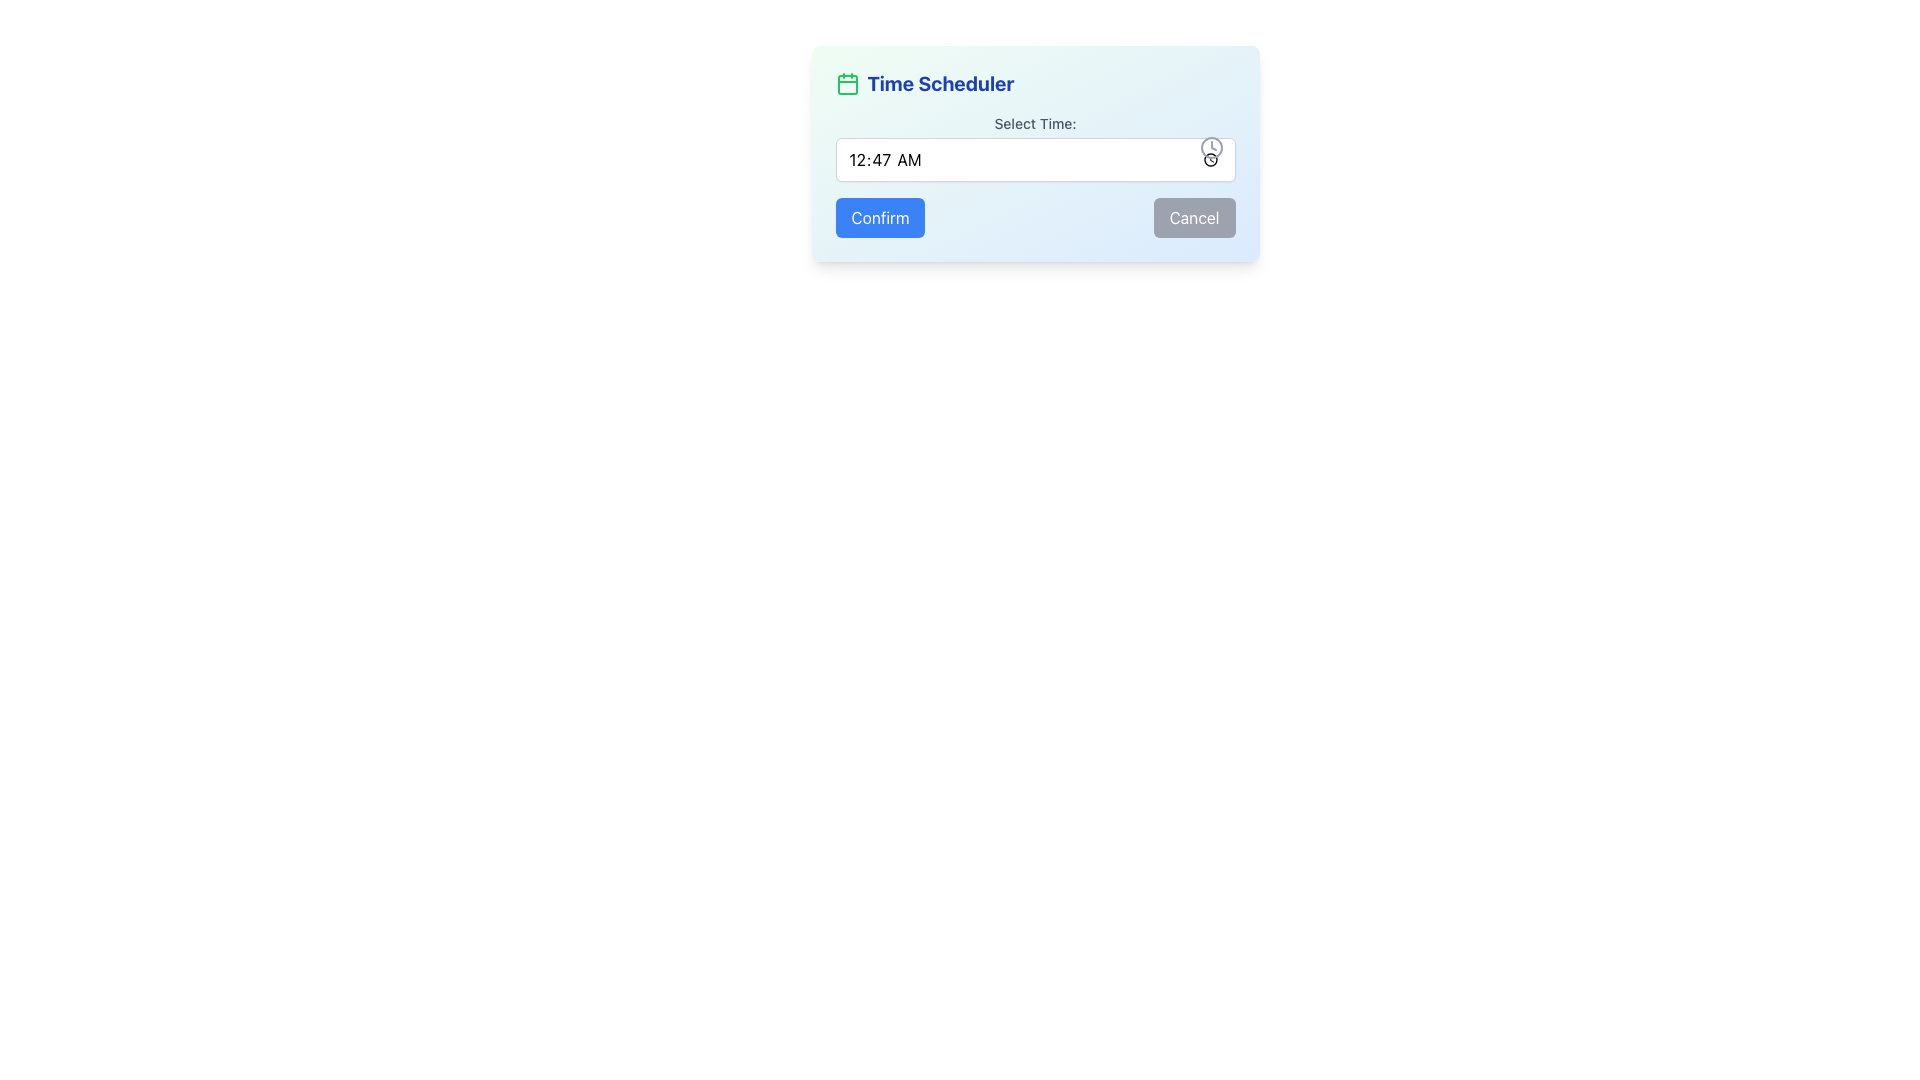  What do you see at coordinates (1035, 146) in the screenshot?
I see `the time input field labeled 'Select Time:' in the Time Selector section of the Time Scheduler card` at bounding box center [1035, 146].